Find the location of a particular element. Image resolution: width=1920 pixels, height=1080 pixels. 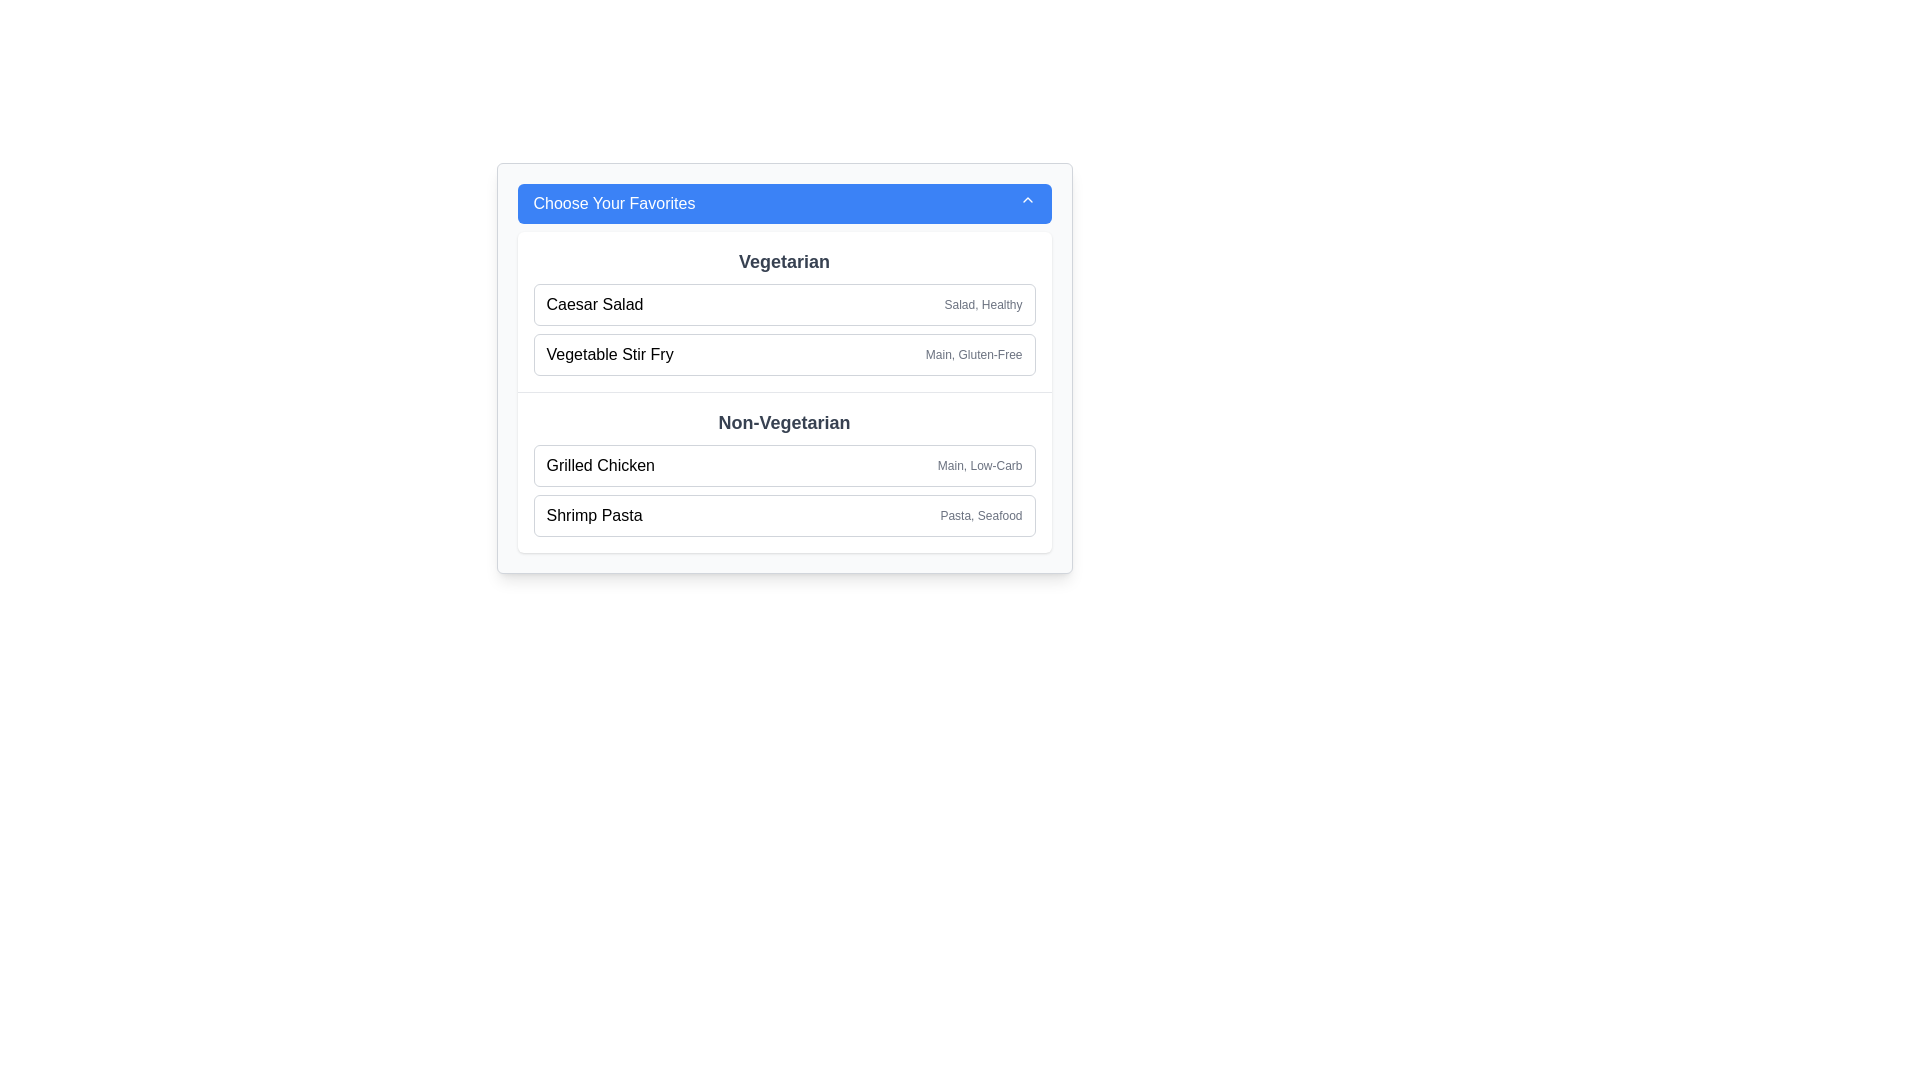

text label 'Main, Gluten-Free' located to the far right of the 'Vegetable Stir Fry' row in the 'Vegetarian' section of the menu interface is located at coordinates (974, 353).